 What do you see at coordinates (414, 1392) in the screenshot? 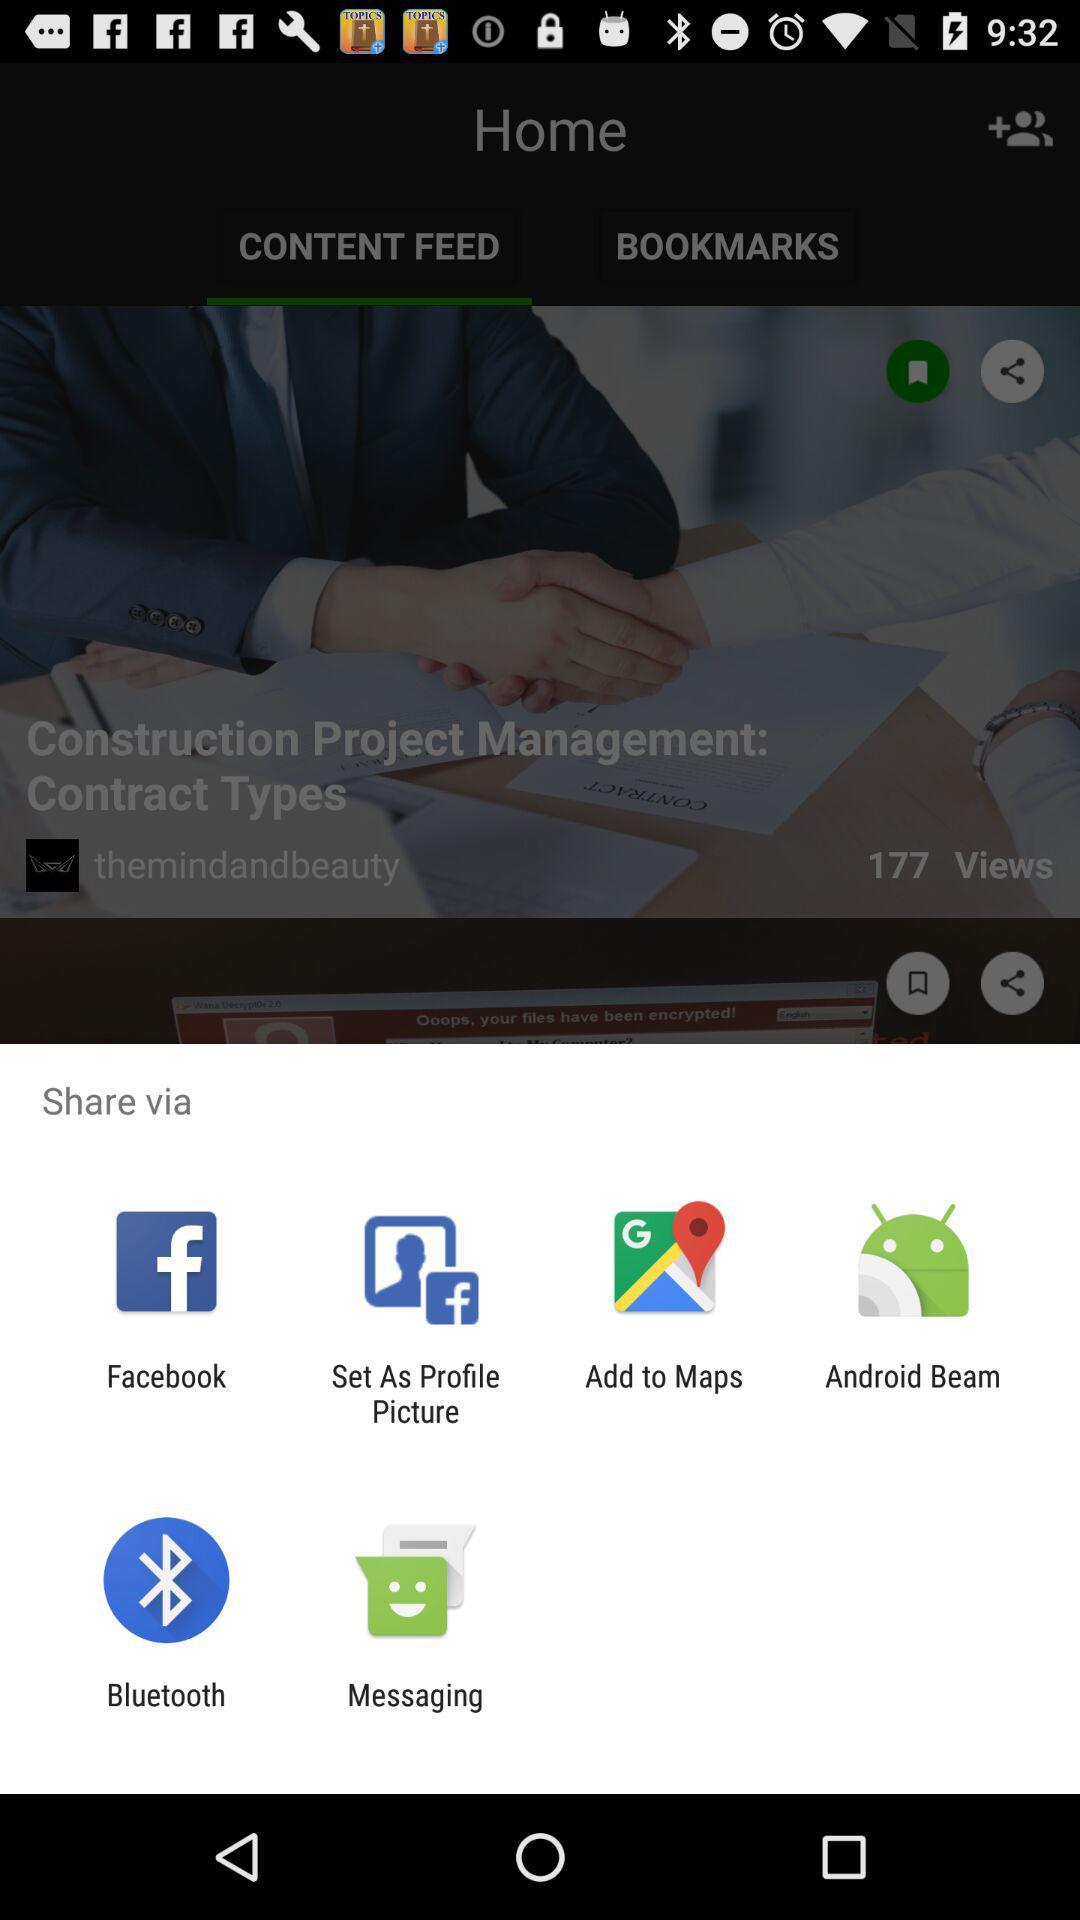
I see `set as profile item` at bounding box center [414, 1392].